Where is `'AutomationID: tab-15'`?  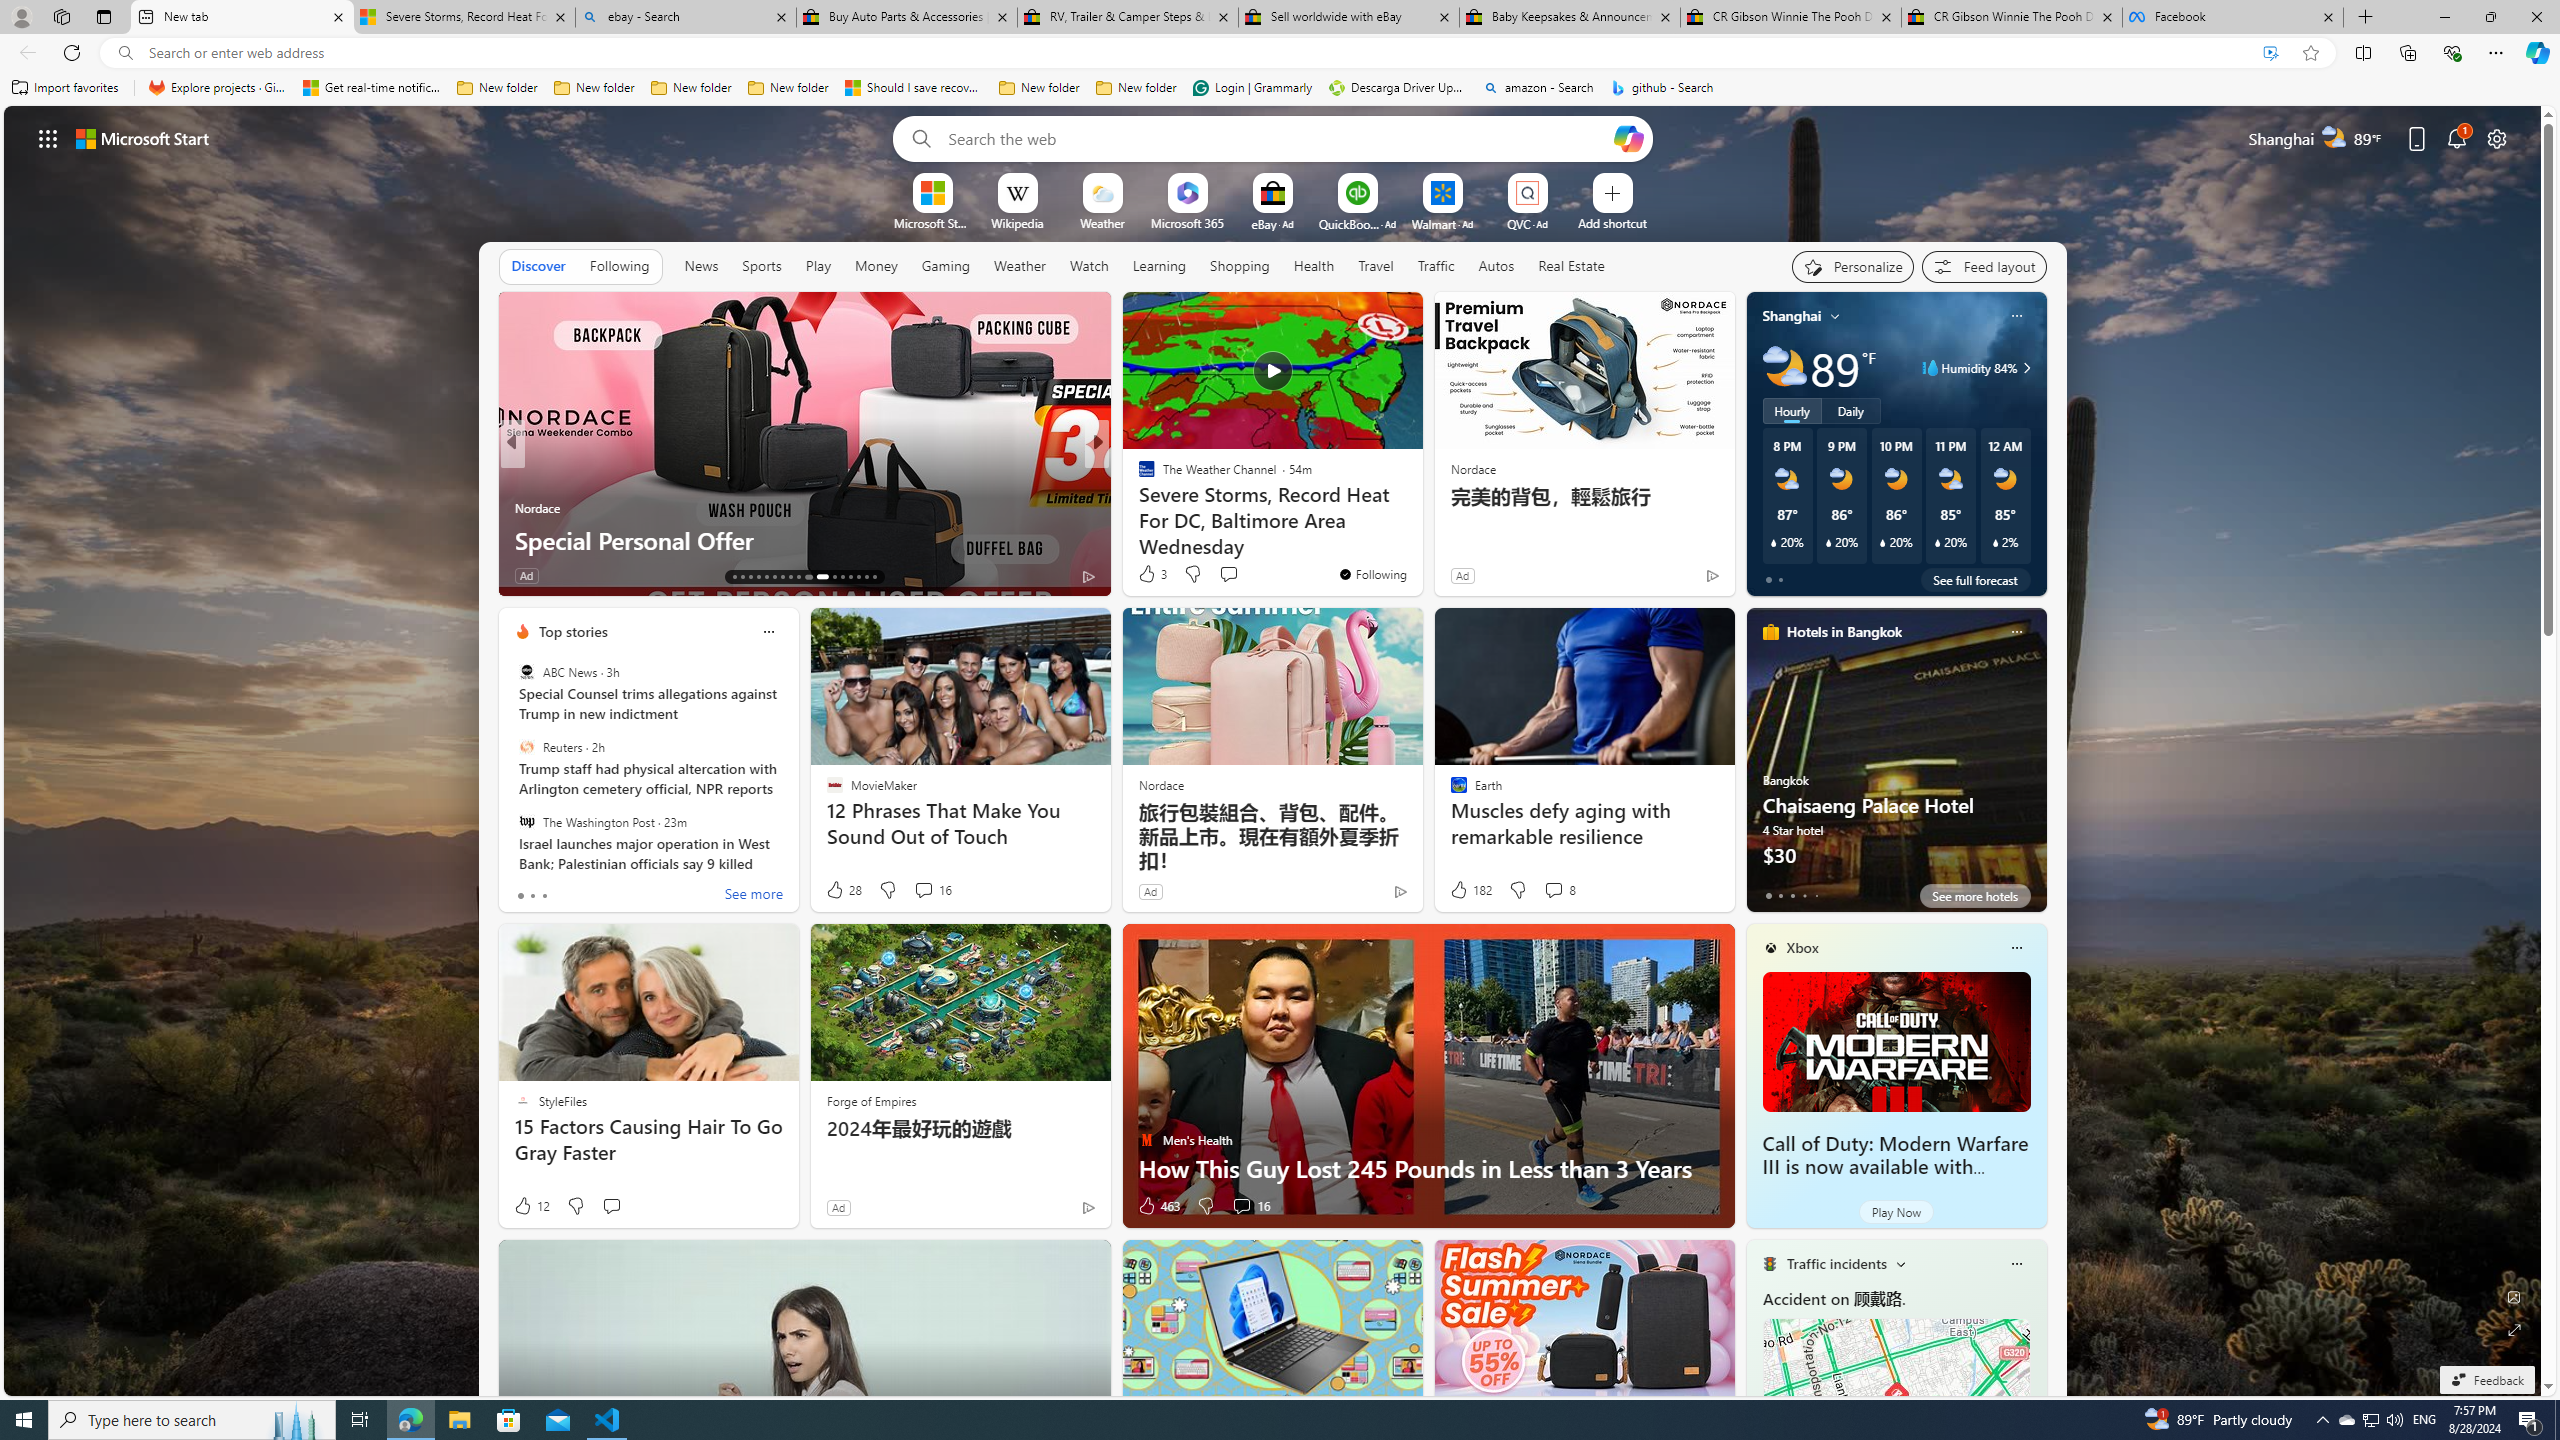 'AutomationID: tab-15' is located at coordinates (750, 577).